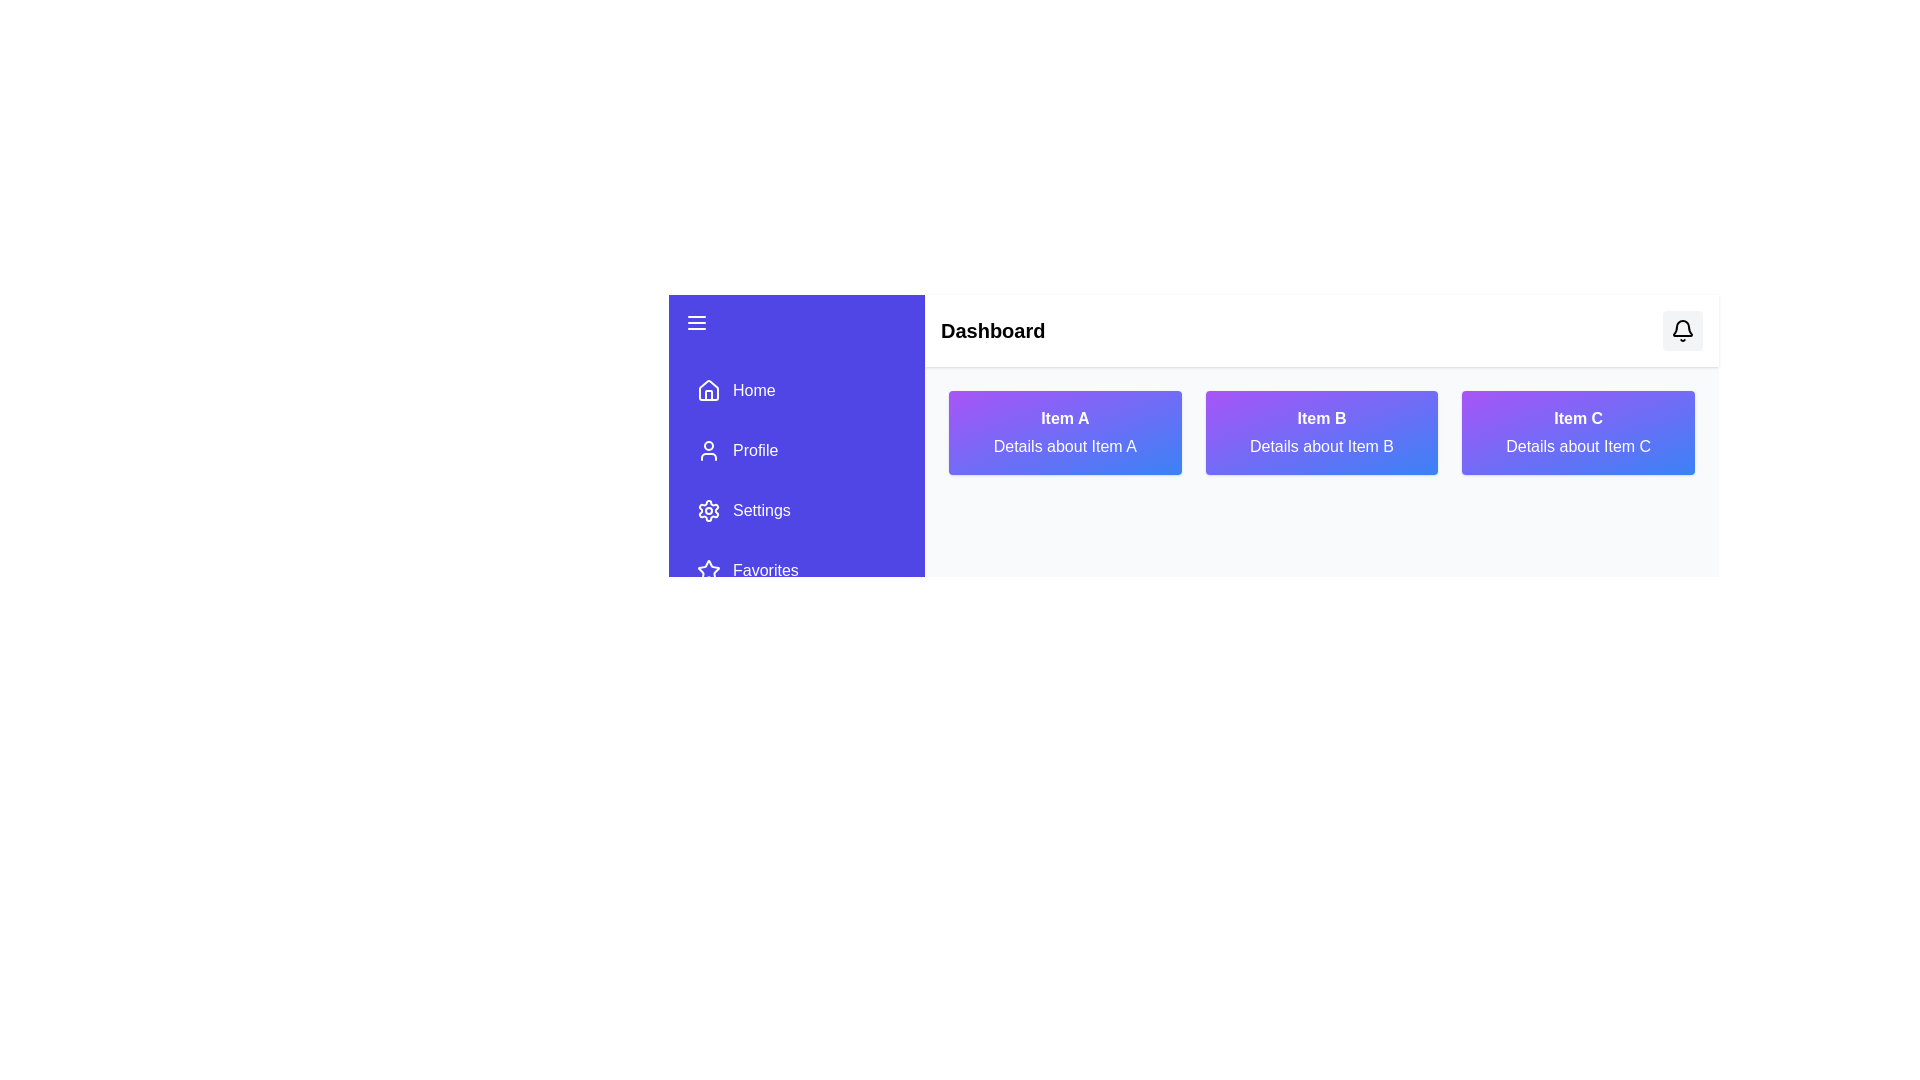 This screenshot has width=1920, height=1080. What do you see at coordinates (1577, 446) in the screenshot?
I see `the static text label displaying 'Details about Item C' located in the bottom part of the card titled 'Item C' to read the text` at bounding box center [1577, 446].